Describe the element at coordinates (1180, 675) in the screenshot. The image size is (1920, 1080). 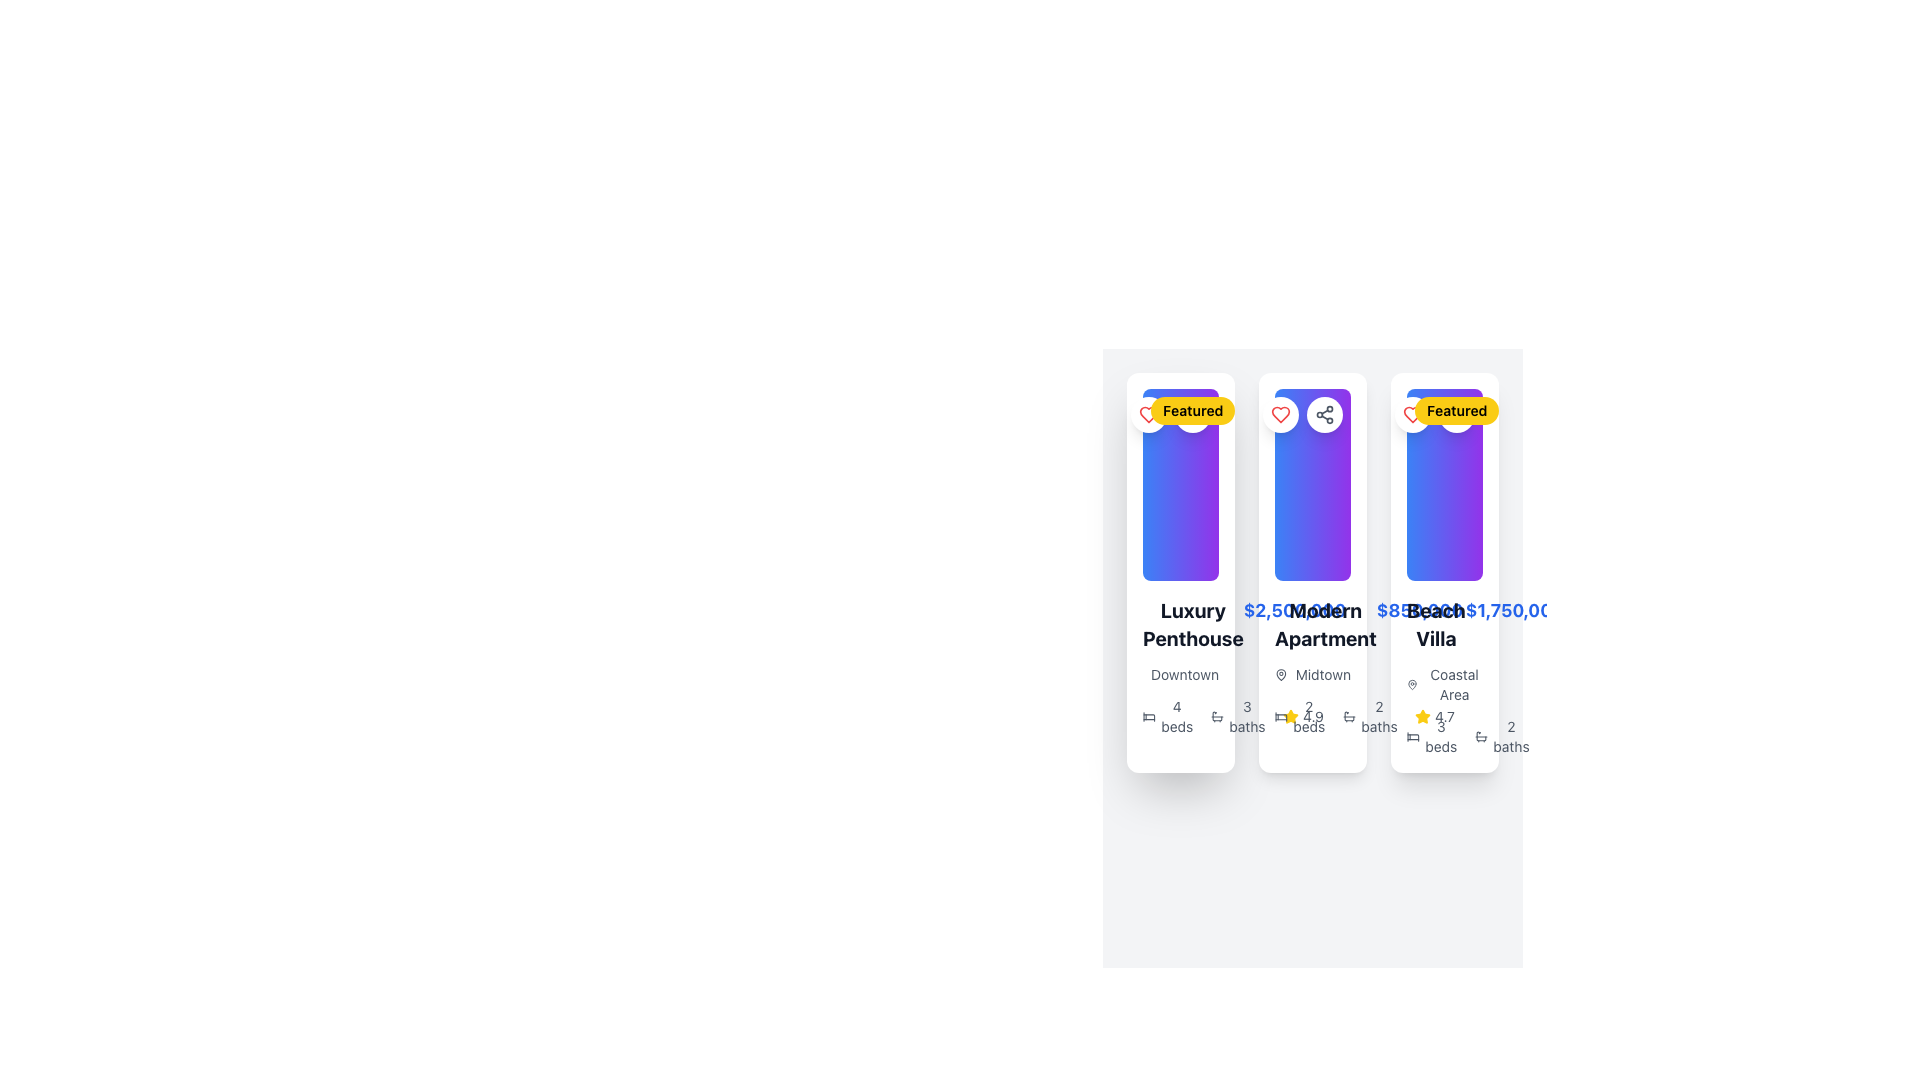
I see `the static text label indicating the geographical location associated with the listing item under the 'Luxury Penthouse' title` at that location.